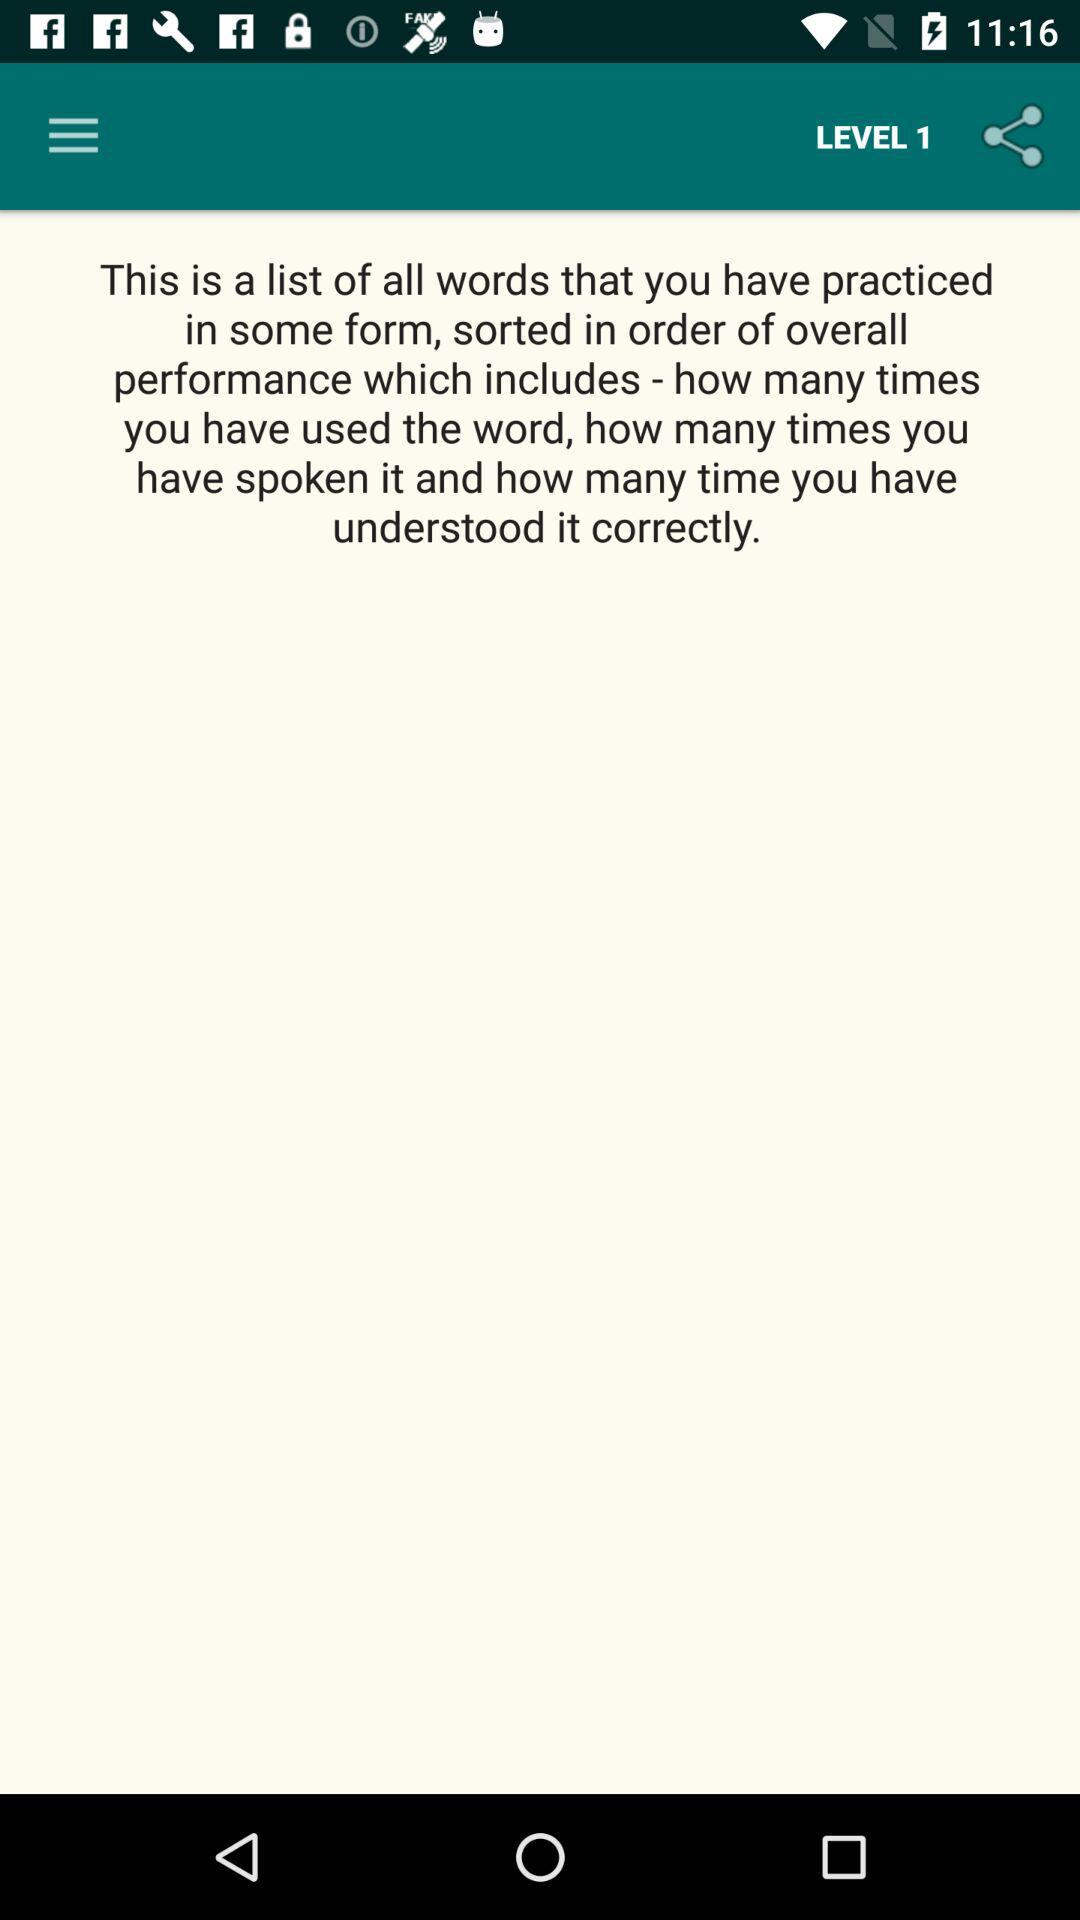 Image resolution: width=1080 pixels, height=1920 pixels. What do you see at coordinates (1017, 135) in the screenshot?
I see `the icon above this is a` at bounding box center [1017, 135].